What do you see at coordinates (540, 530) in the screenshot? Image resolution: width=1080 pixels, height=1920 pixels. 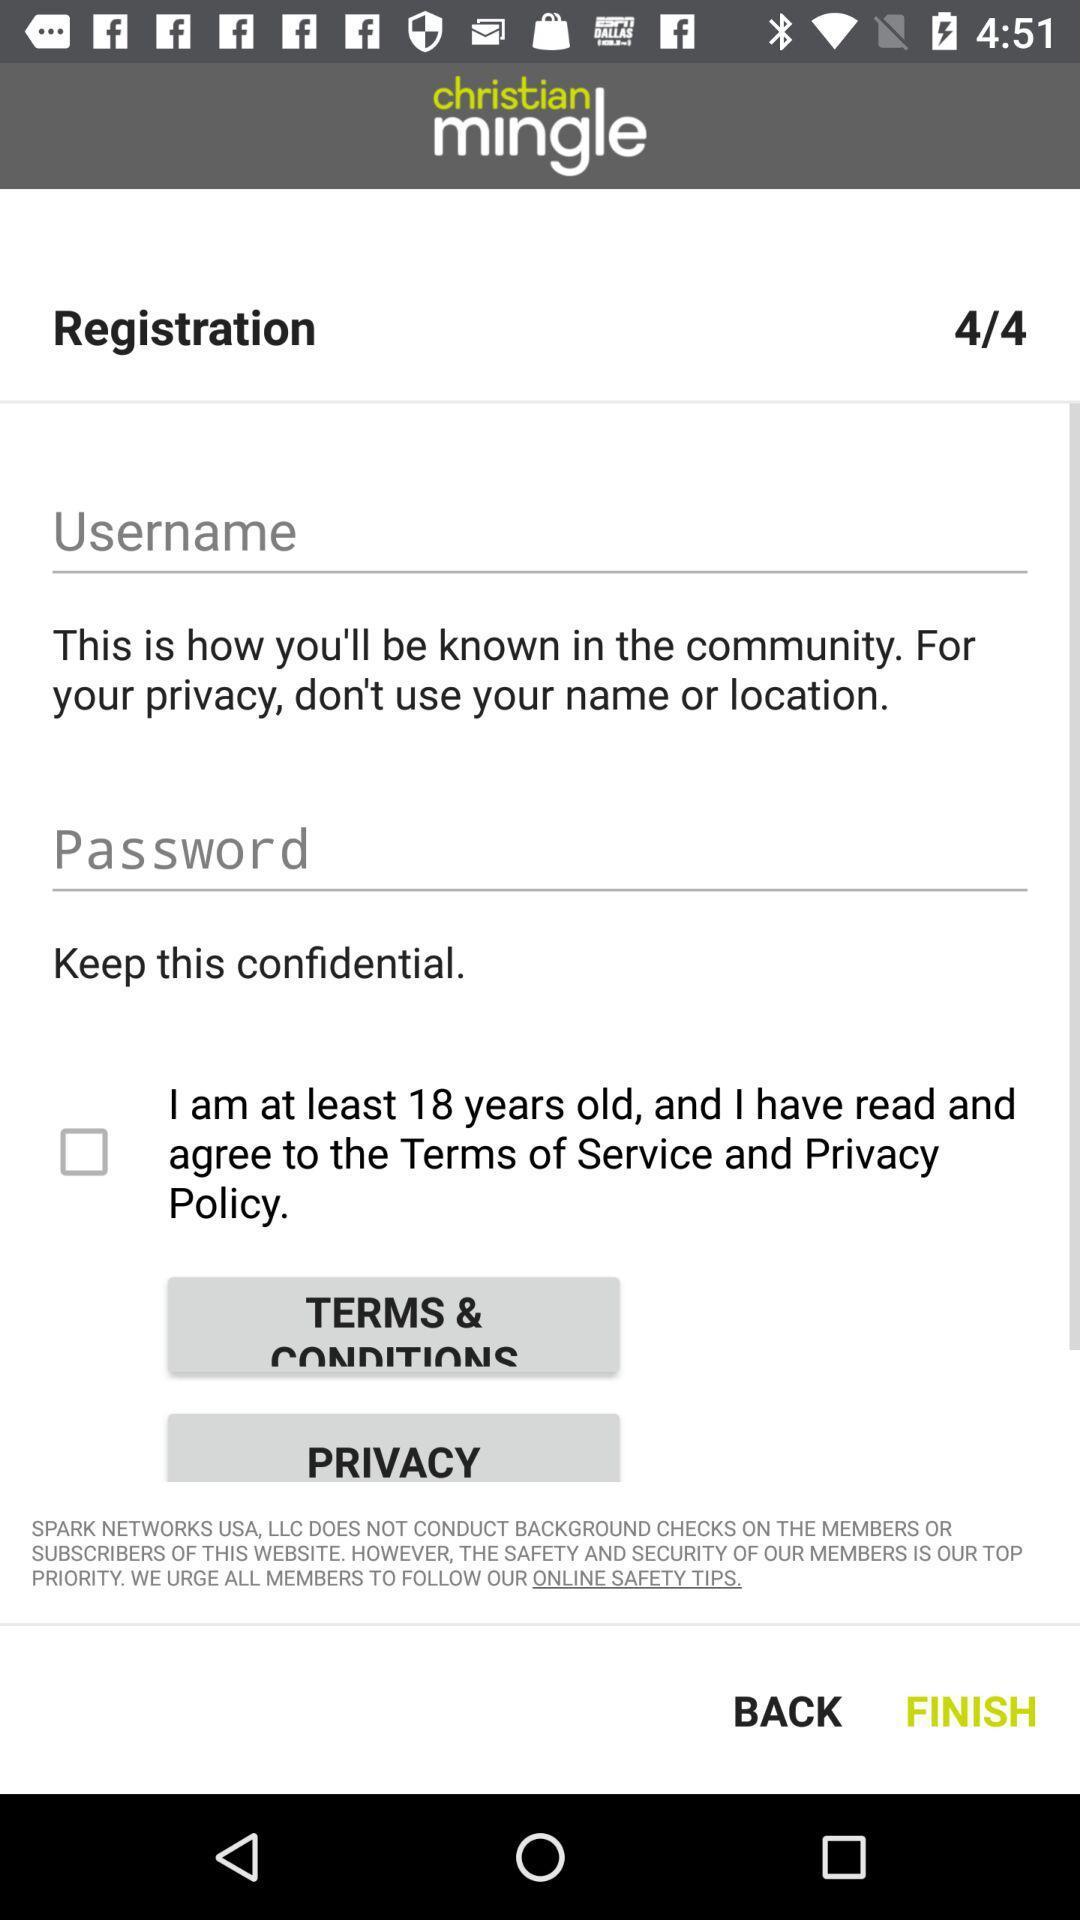 I see `the text box which says username` at bounding box center [540, 530].